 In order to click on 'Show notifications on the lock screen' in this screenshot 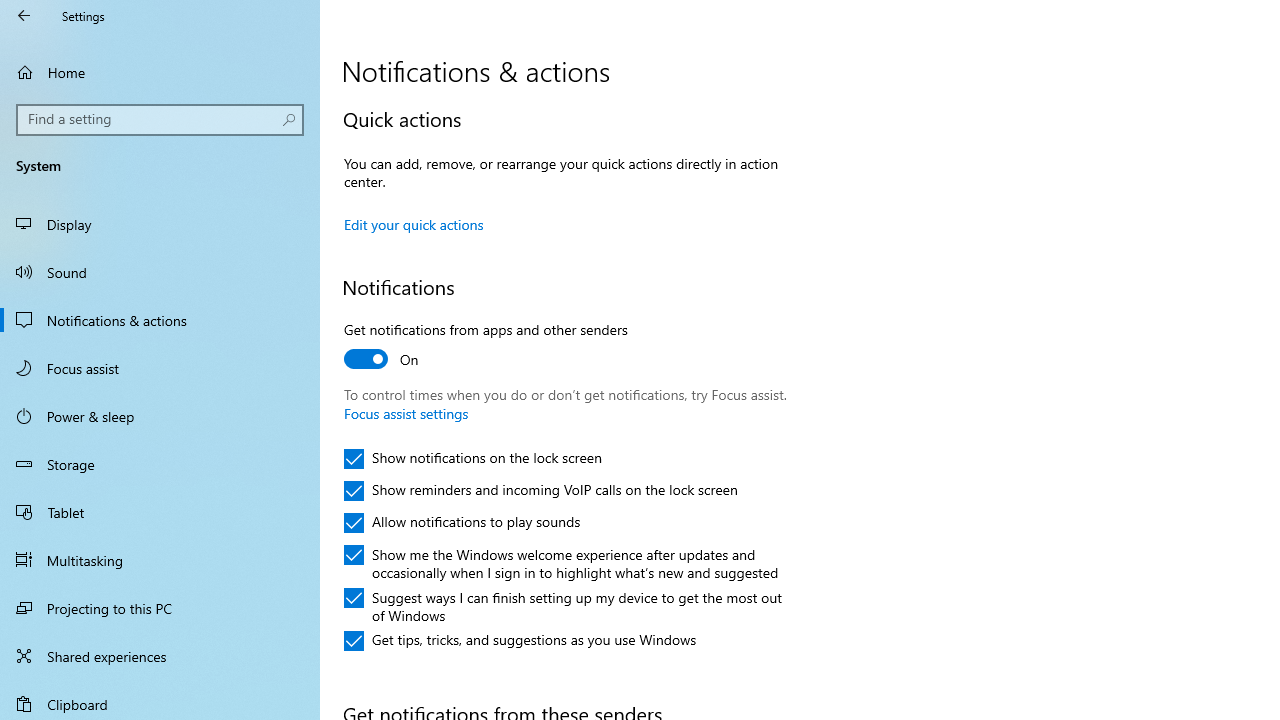, I will do `click(472, 458)`.